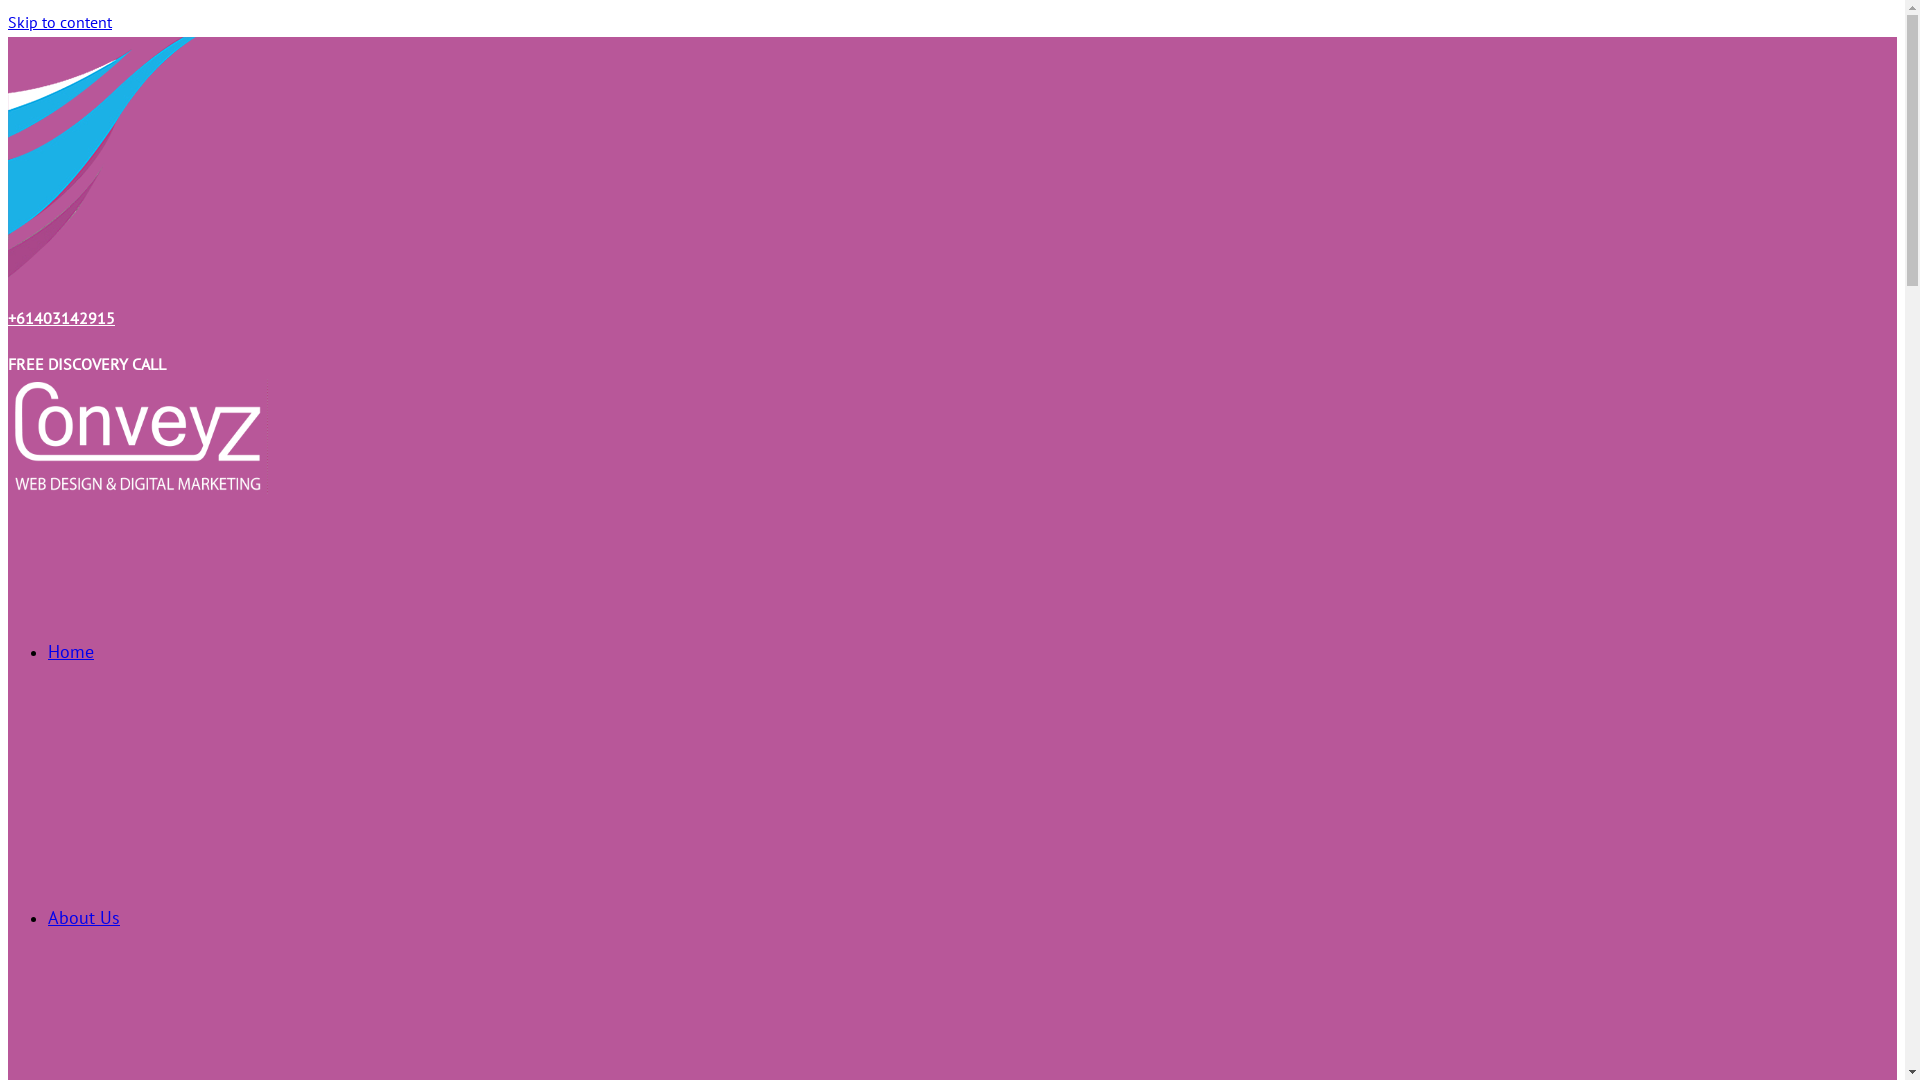  I want to click on 'FREE DISCOVERY CALL', so click(85, 363).